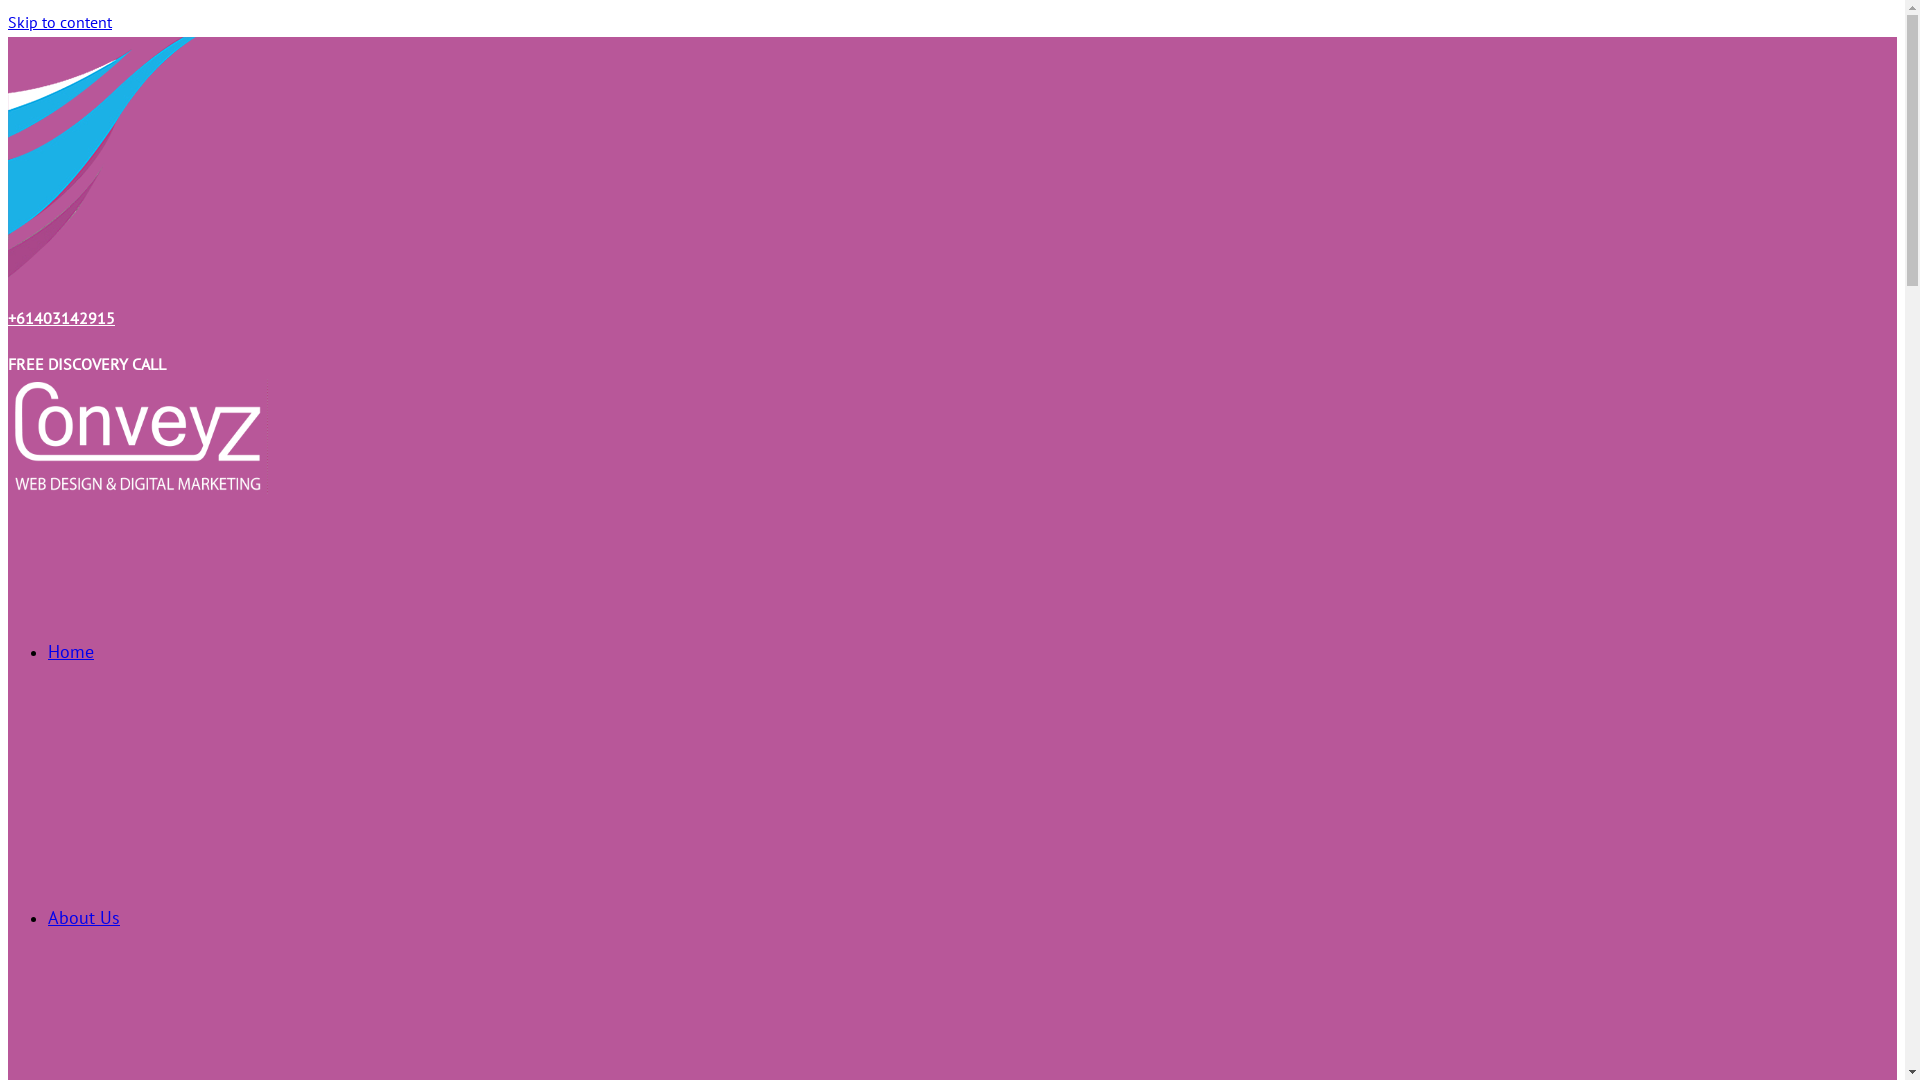  I want to click on 'FREE DISCOVERY CALL', so click(85, 363).